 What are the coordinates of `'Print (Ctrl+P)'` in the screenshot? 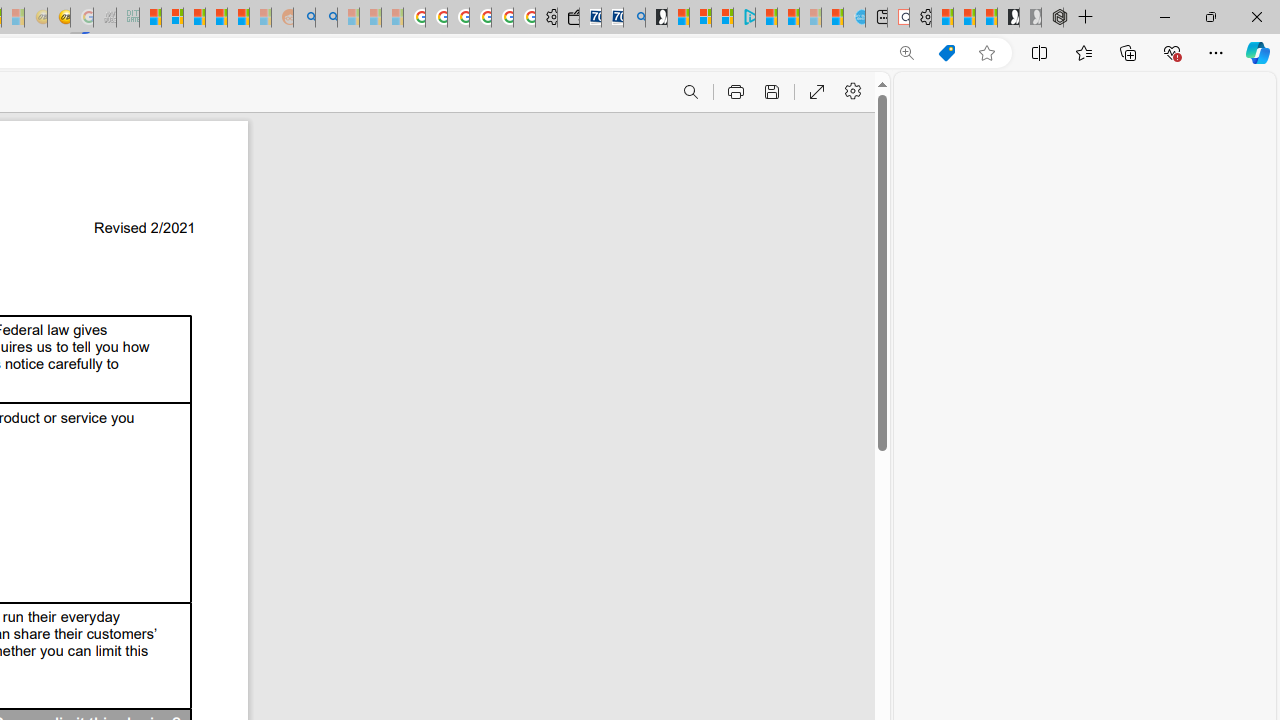 It's located at (734, 92).